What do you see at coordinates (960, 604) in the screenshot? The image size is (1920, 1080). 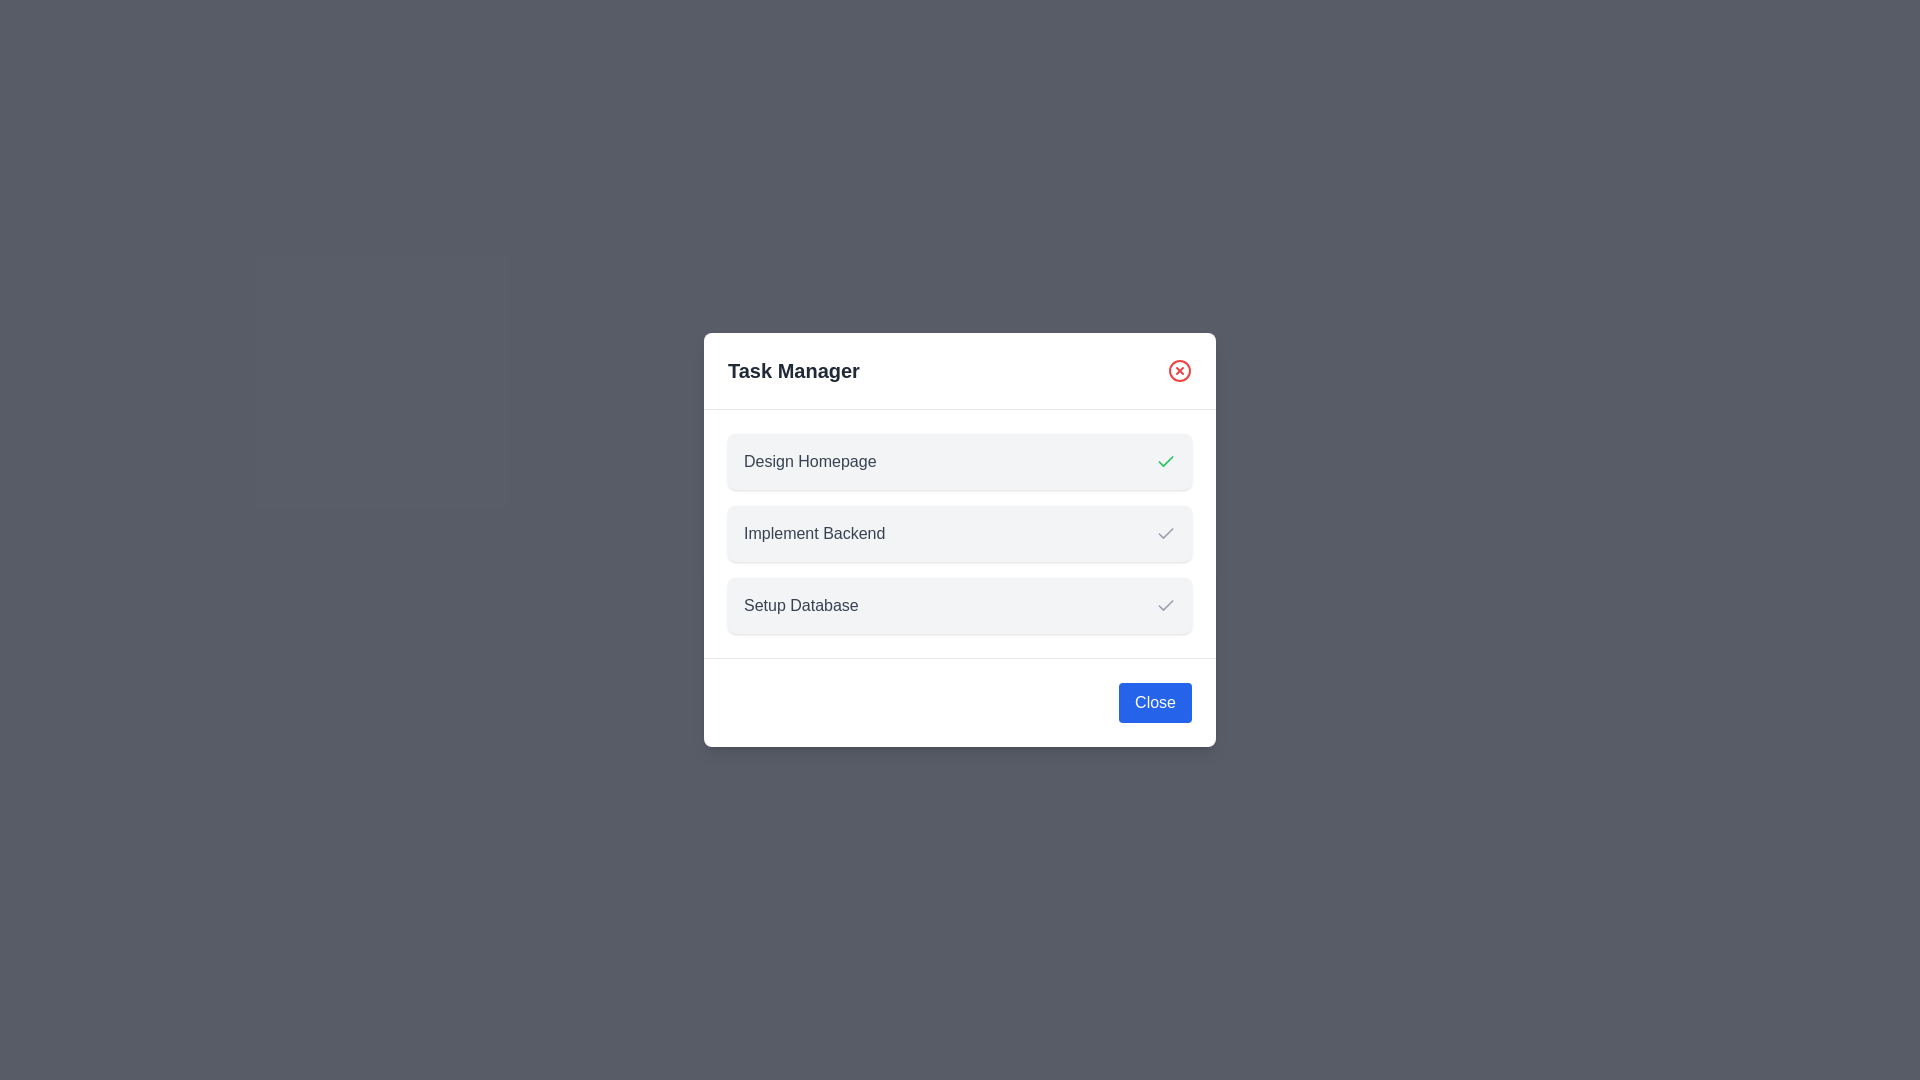 I see `the task item corresponding to Setup Database to inspect its details` at bounding box center [960, 604].